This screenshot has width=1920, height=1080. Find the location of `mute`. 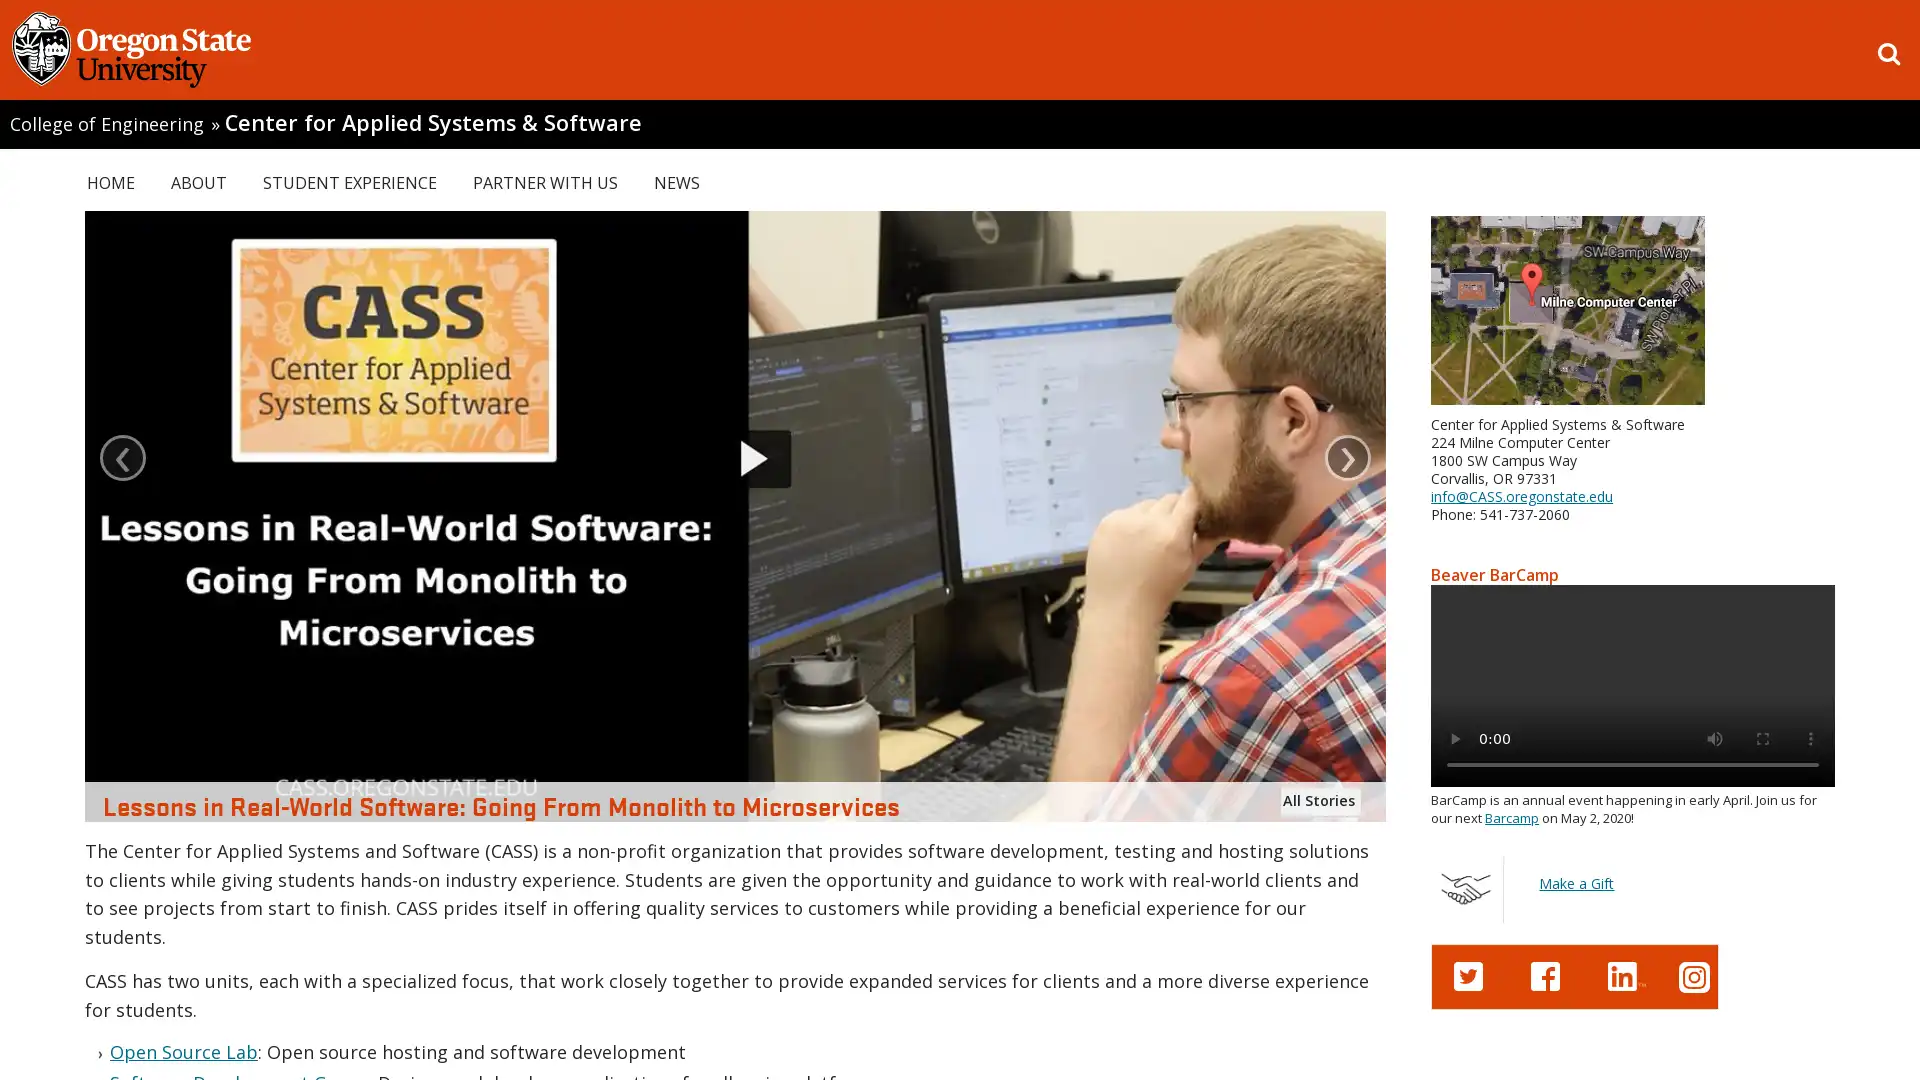

mute is located at coordinates (1712, 737).